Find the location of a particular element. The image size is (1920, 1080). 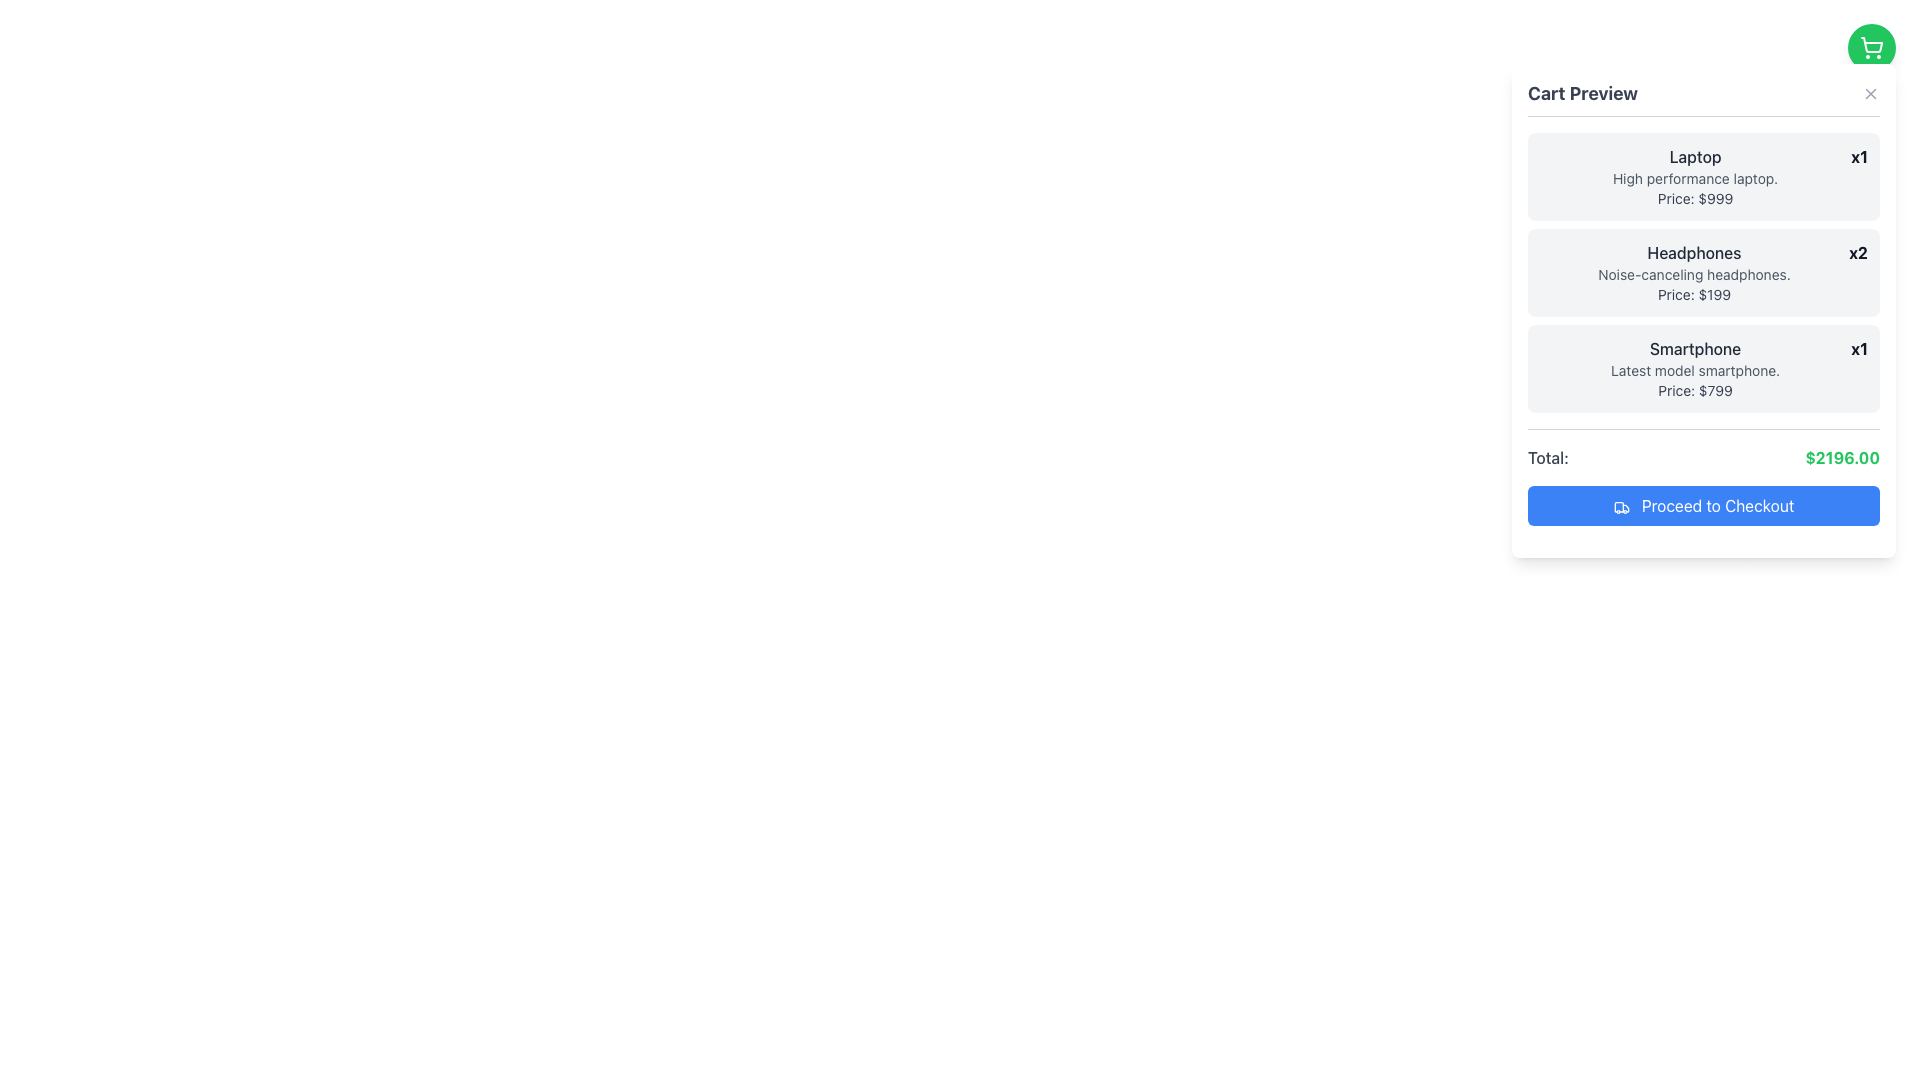

the 'x2' text label in bold, dark gray font located in the upper-right corner of the 'Headphones' item block in the shopping cart summary is located at coordinates (1857, 252).